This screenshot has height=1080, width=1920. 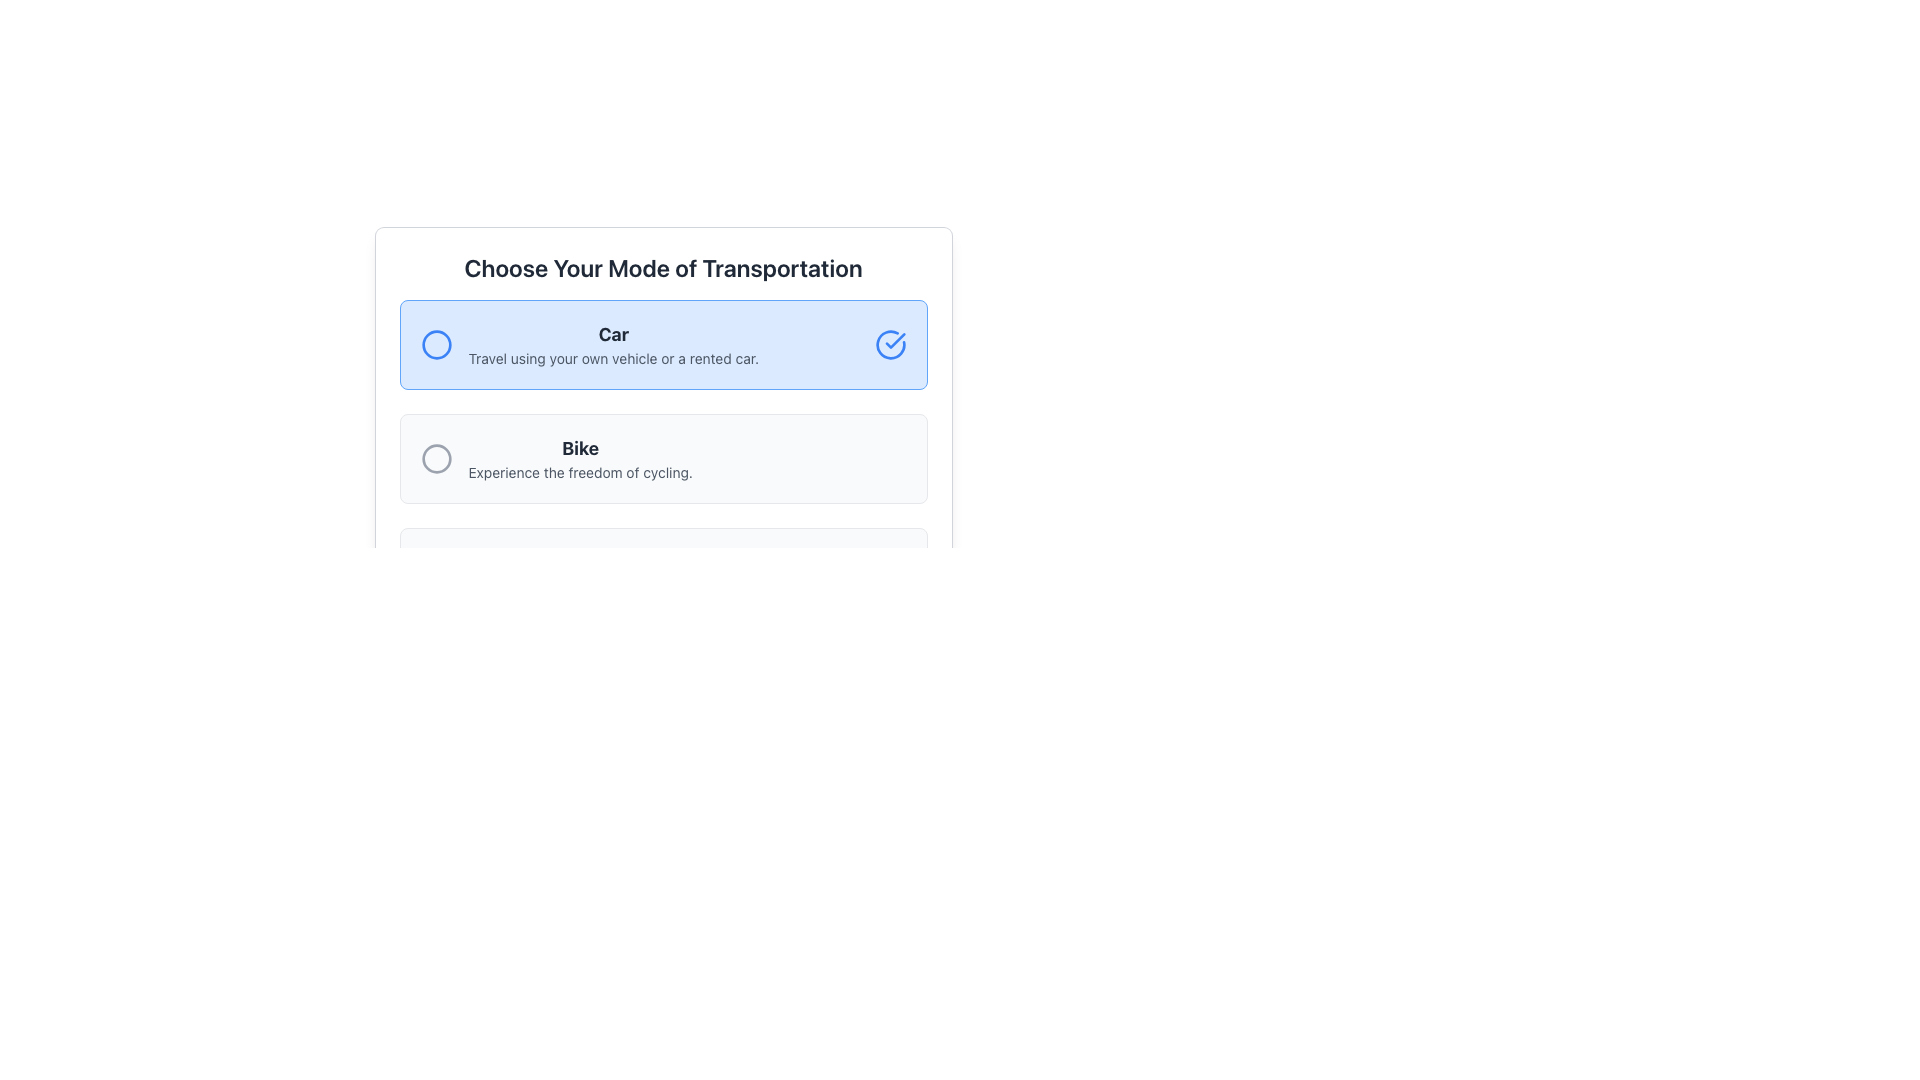 I want to click on the bold, dark gray 'Car' text label located in the middle-upper portion of the highlighted group, which is above the descriptive text about travel options, so click(x=612, y=334).